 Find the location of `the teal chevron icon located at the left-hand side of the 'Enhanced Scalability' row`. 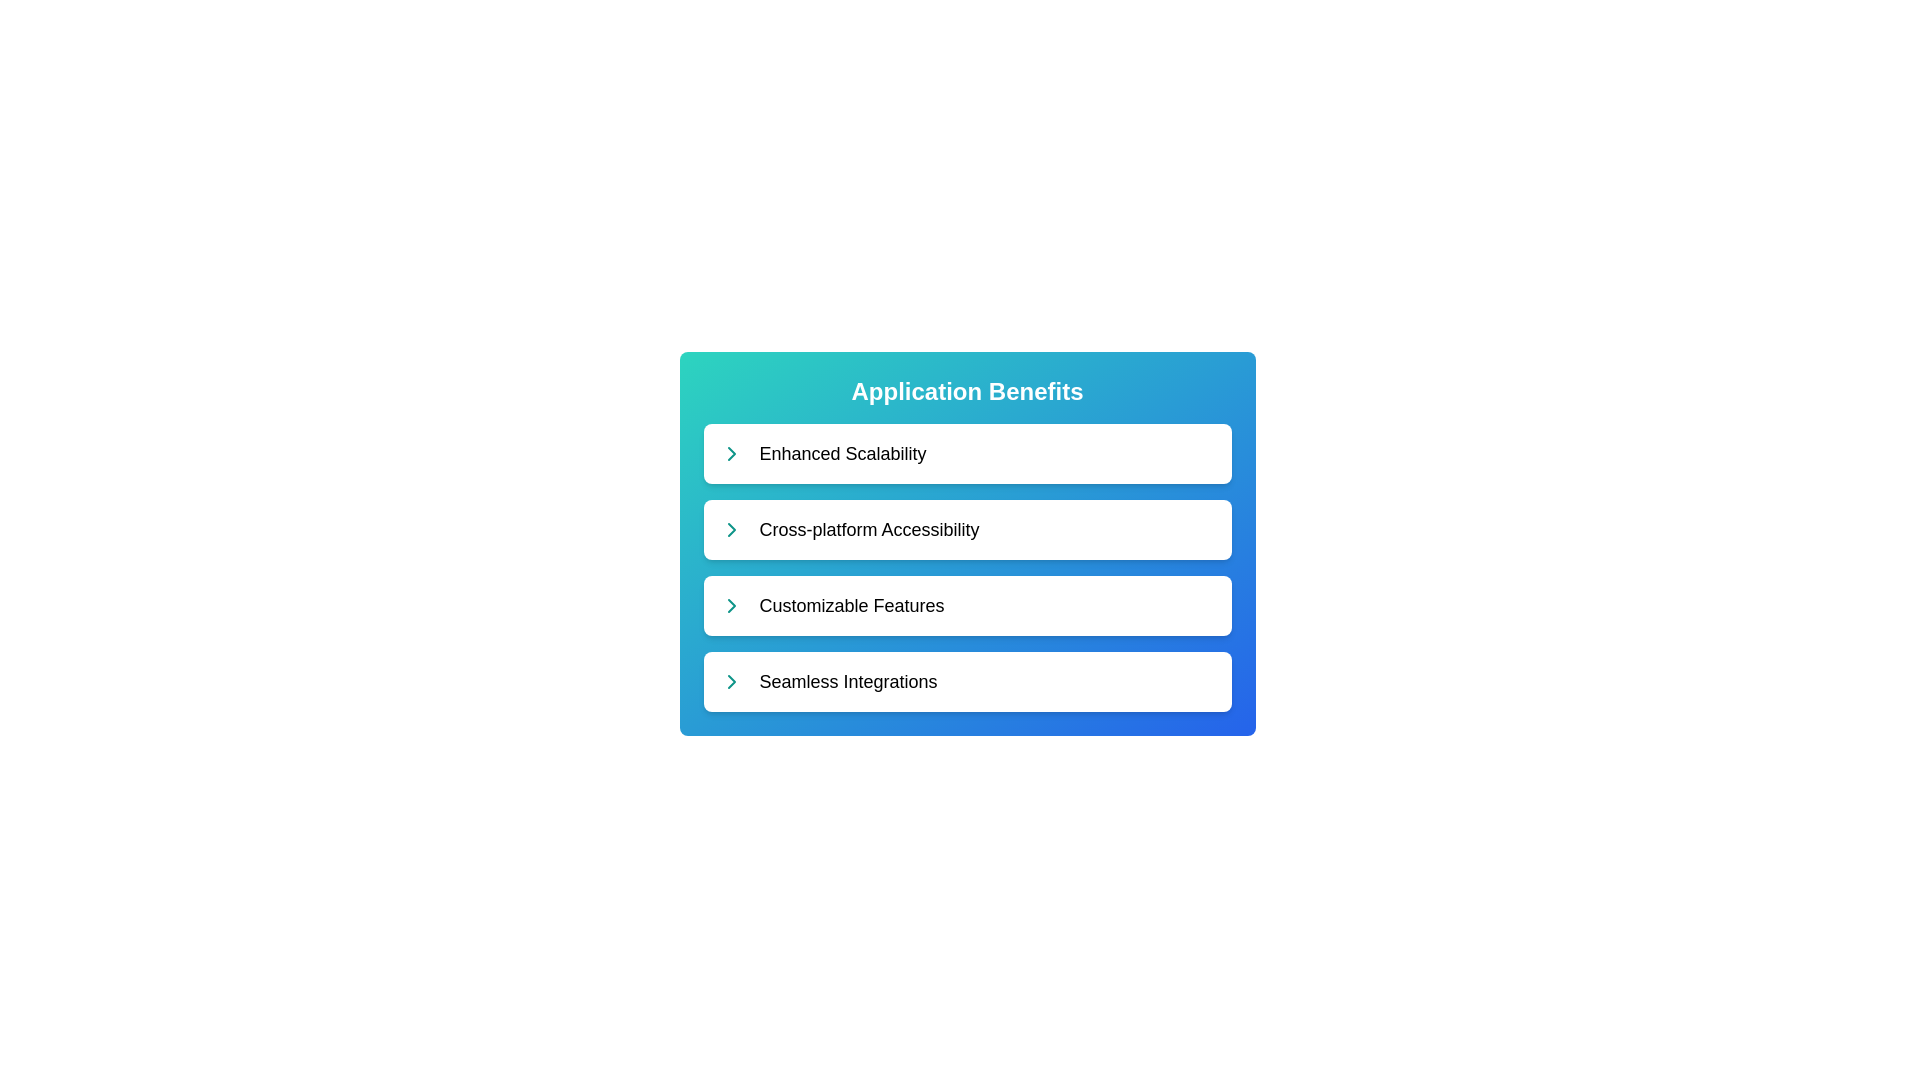

the teal chevron icon located at the left-hand side of the 'Enhanced Scalability' row is located at coordinates (730, 454).